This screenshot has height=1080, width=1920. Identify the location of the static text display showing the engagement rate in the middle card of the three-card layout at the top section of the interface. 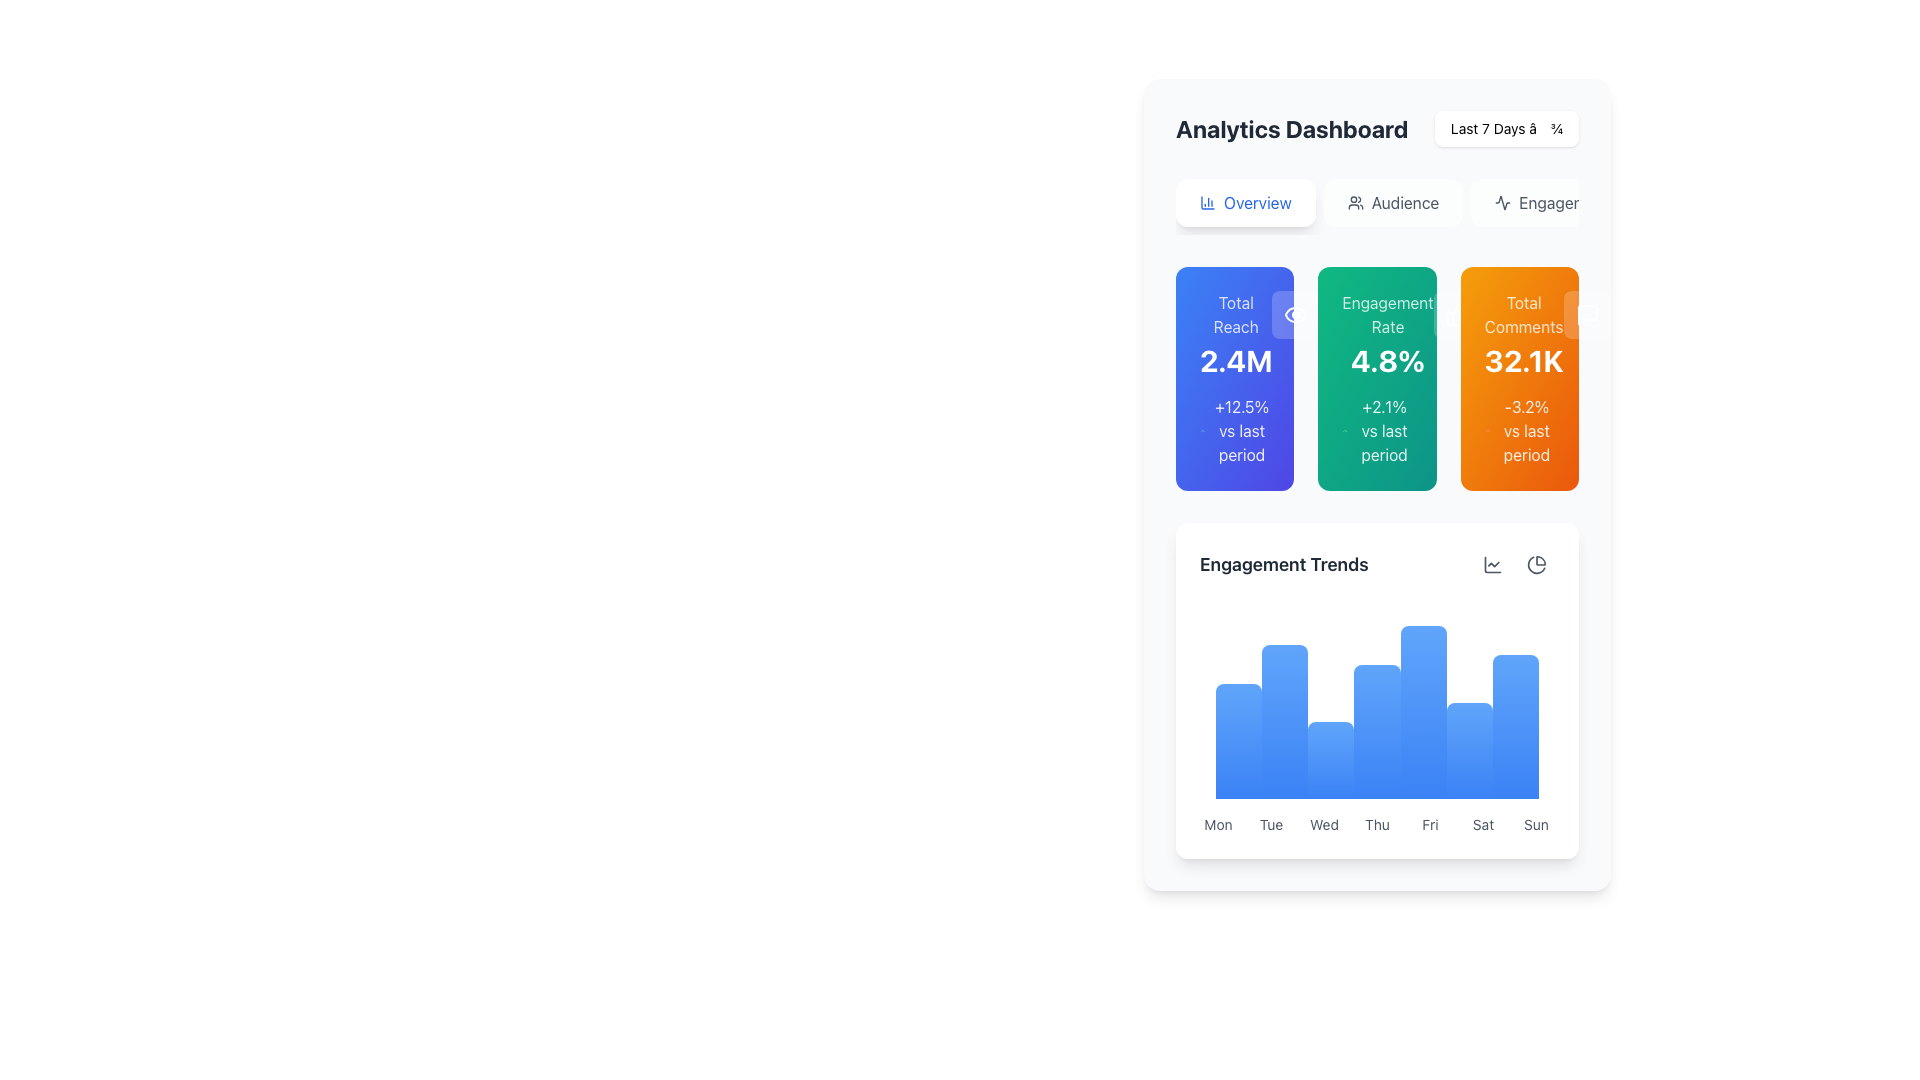
(1386, 334).